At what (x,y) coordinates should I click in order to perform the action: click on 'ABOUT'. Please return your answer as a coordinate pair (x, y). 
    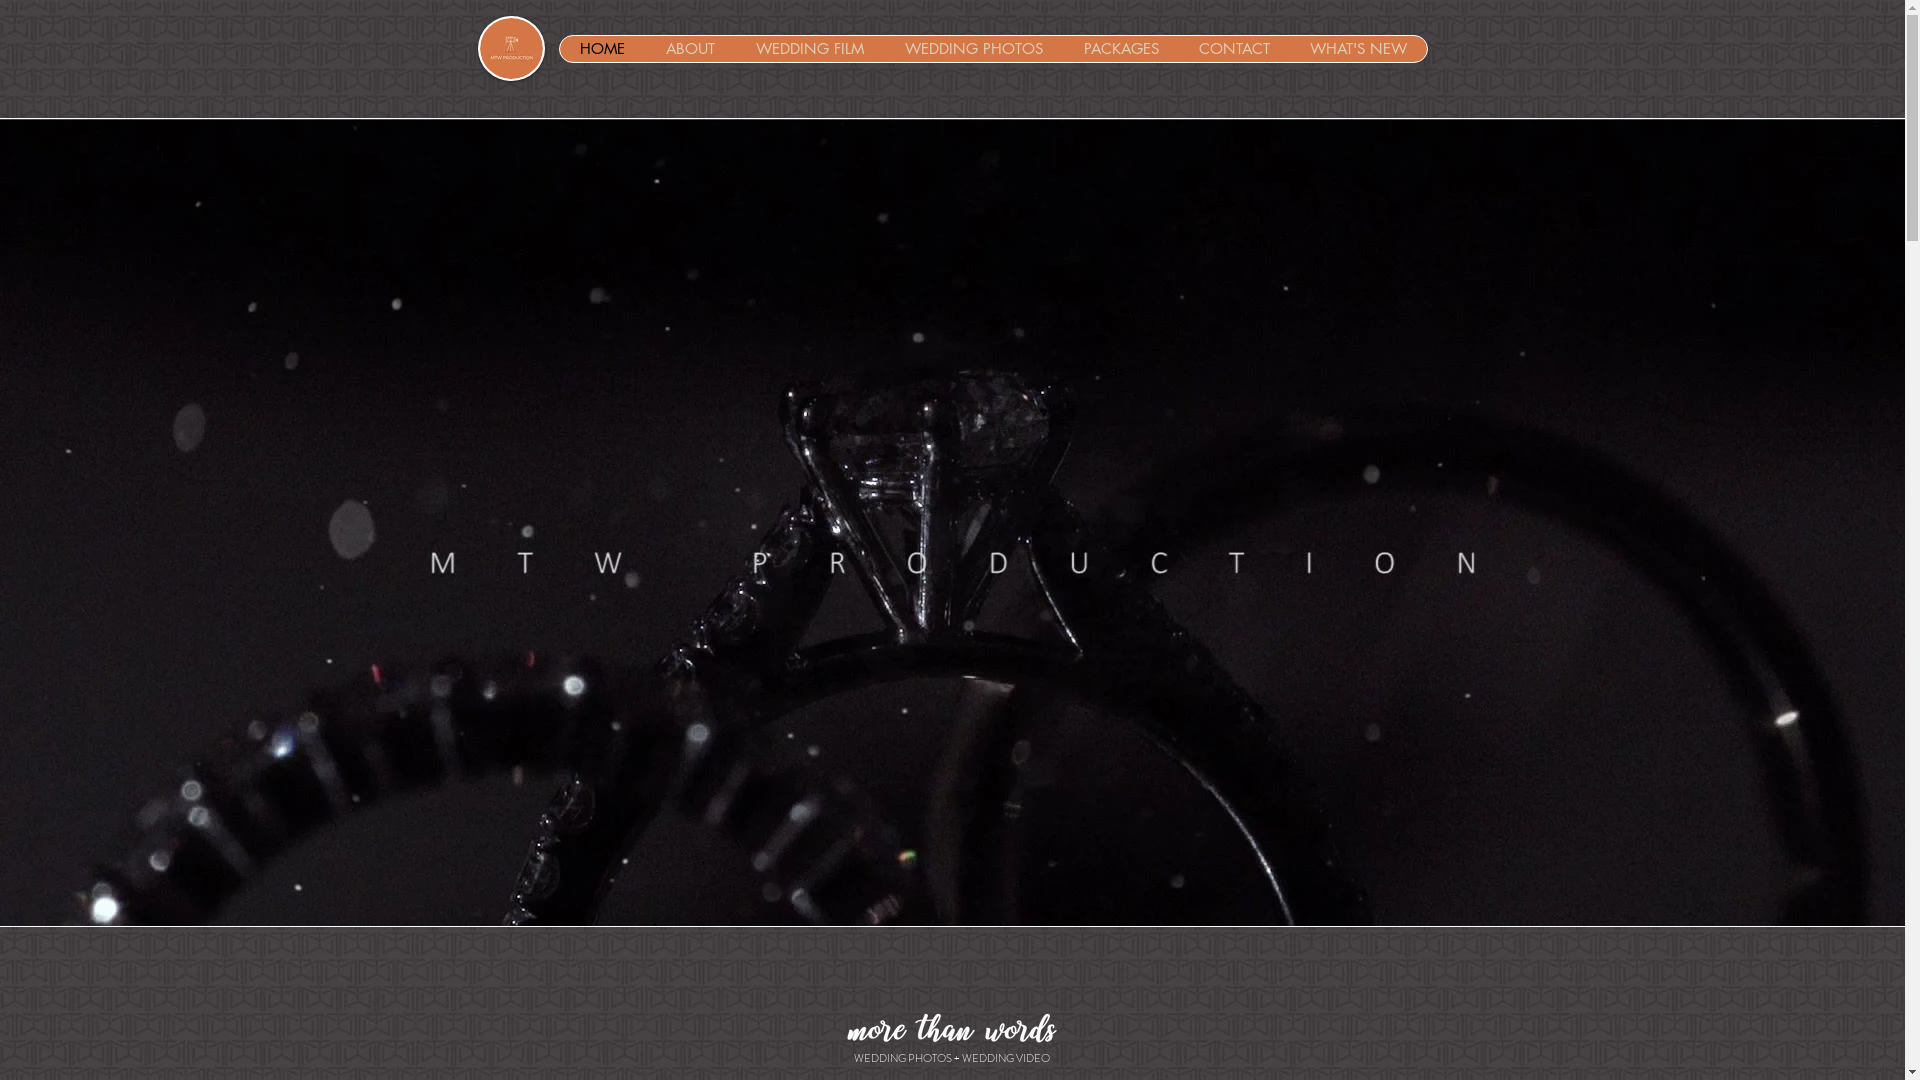
    Looking at the image, I should click on (689, 48).